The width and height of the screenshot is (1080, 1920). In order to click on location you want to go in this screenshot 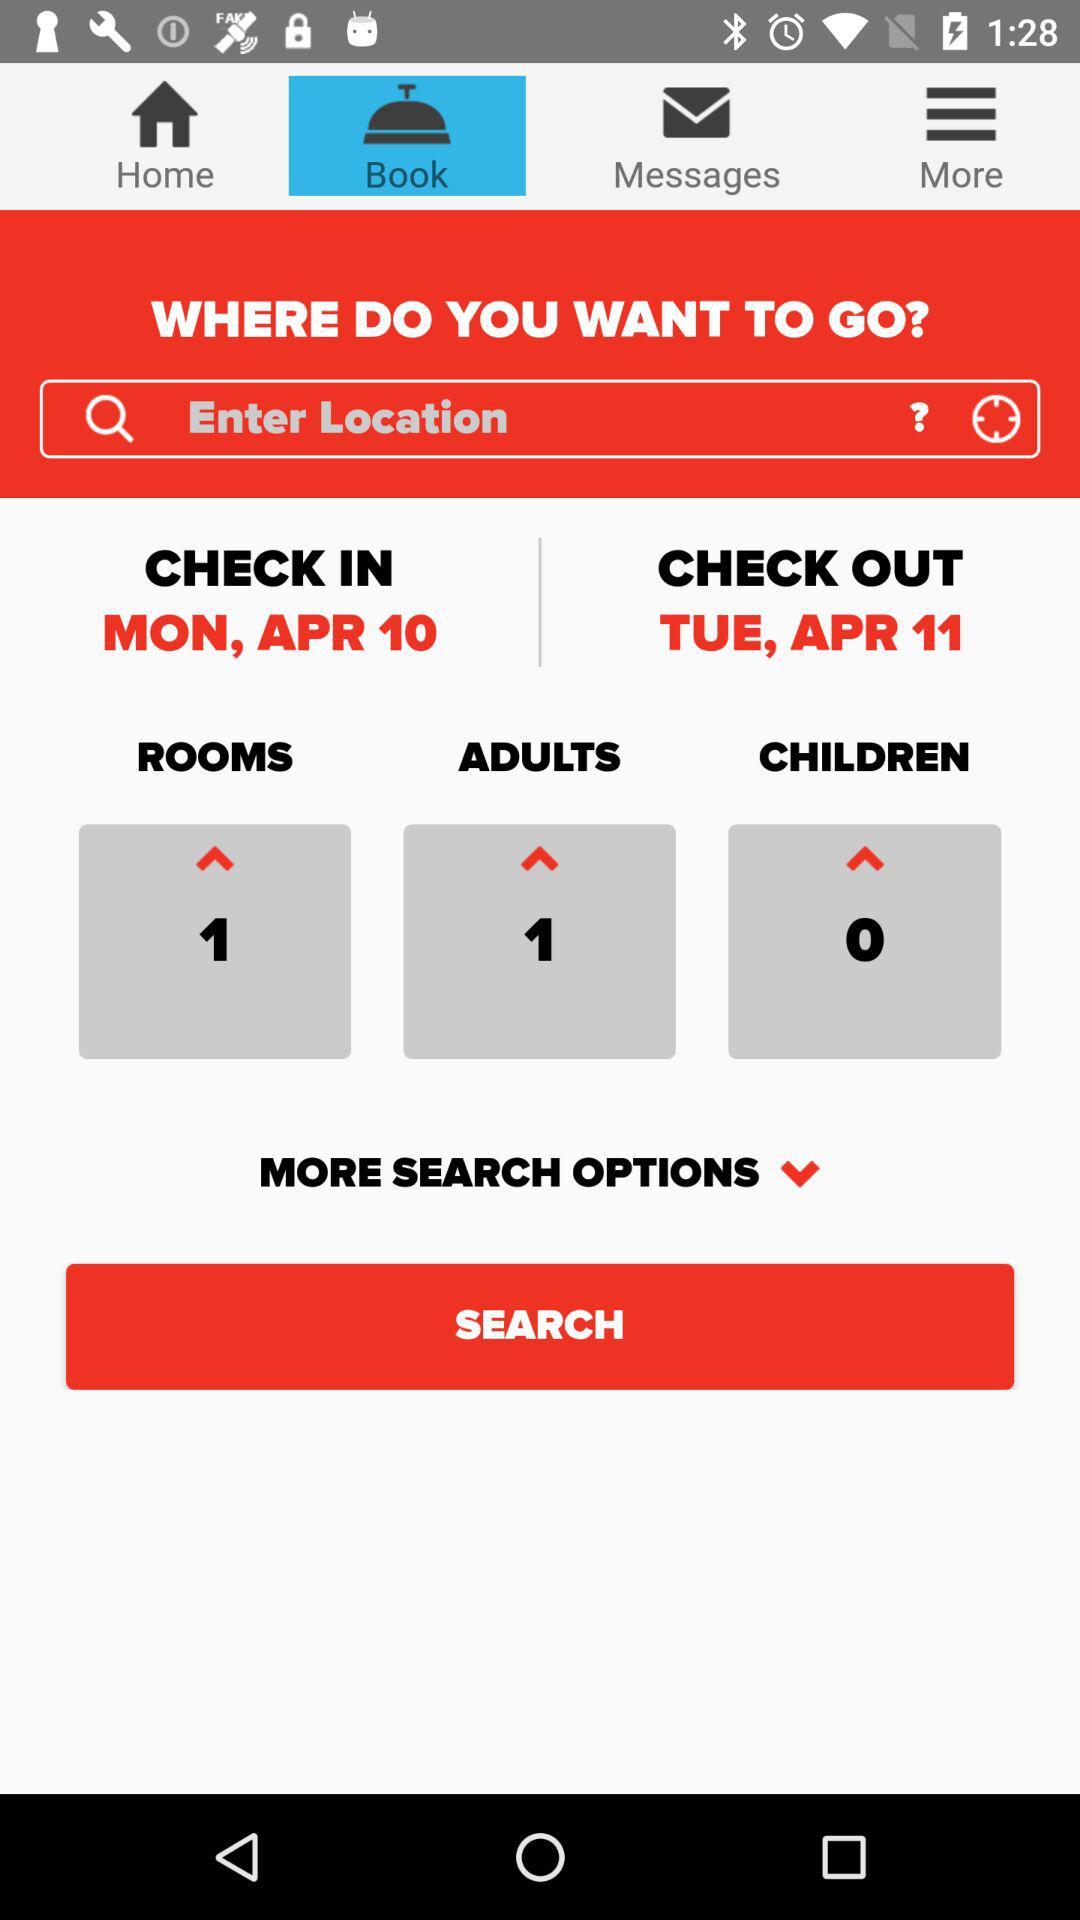, I will do `click(532, 417)`.